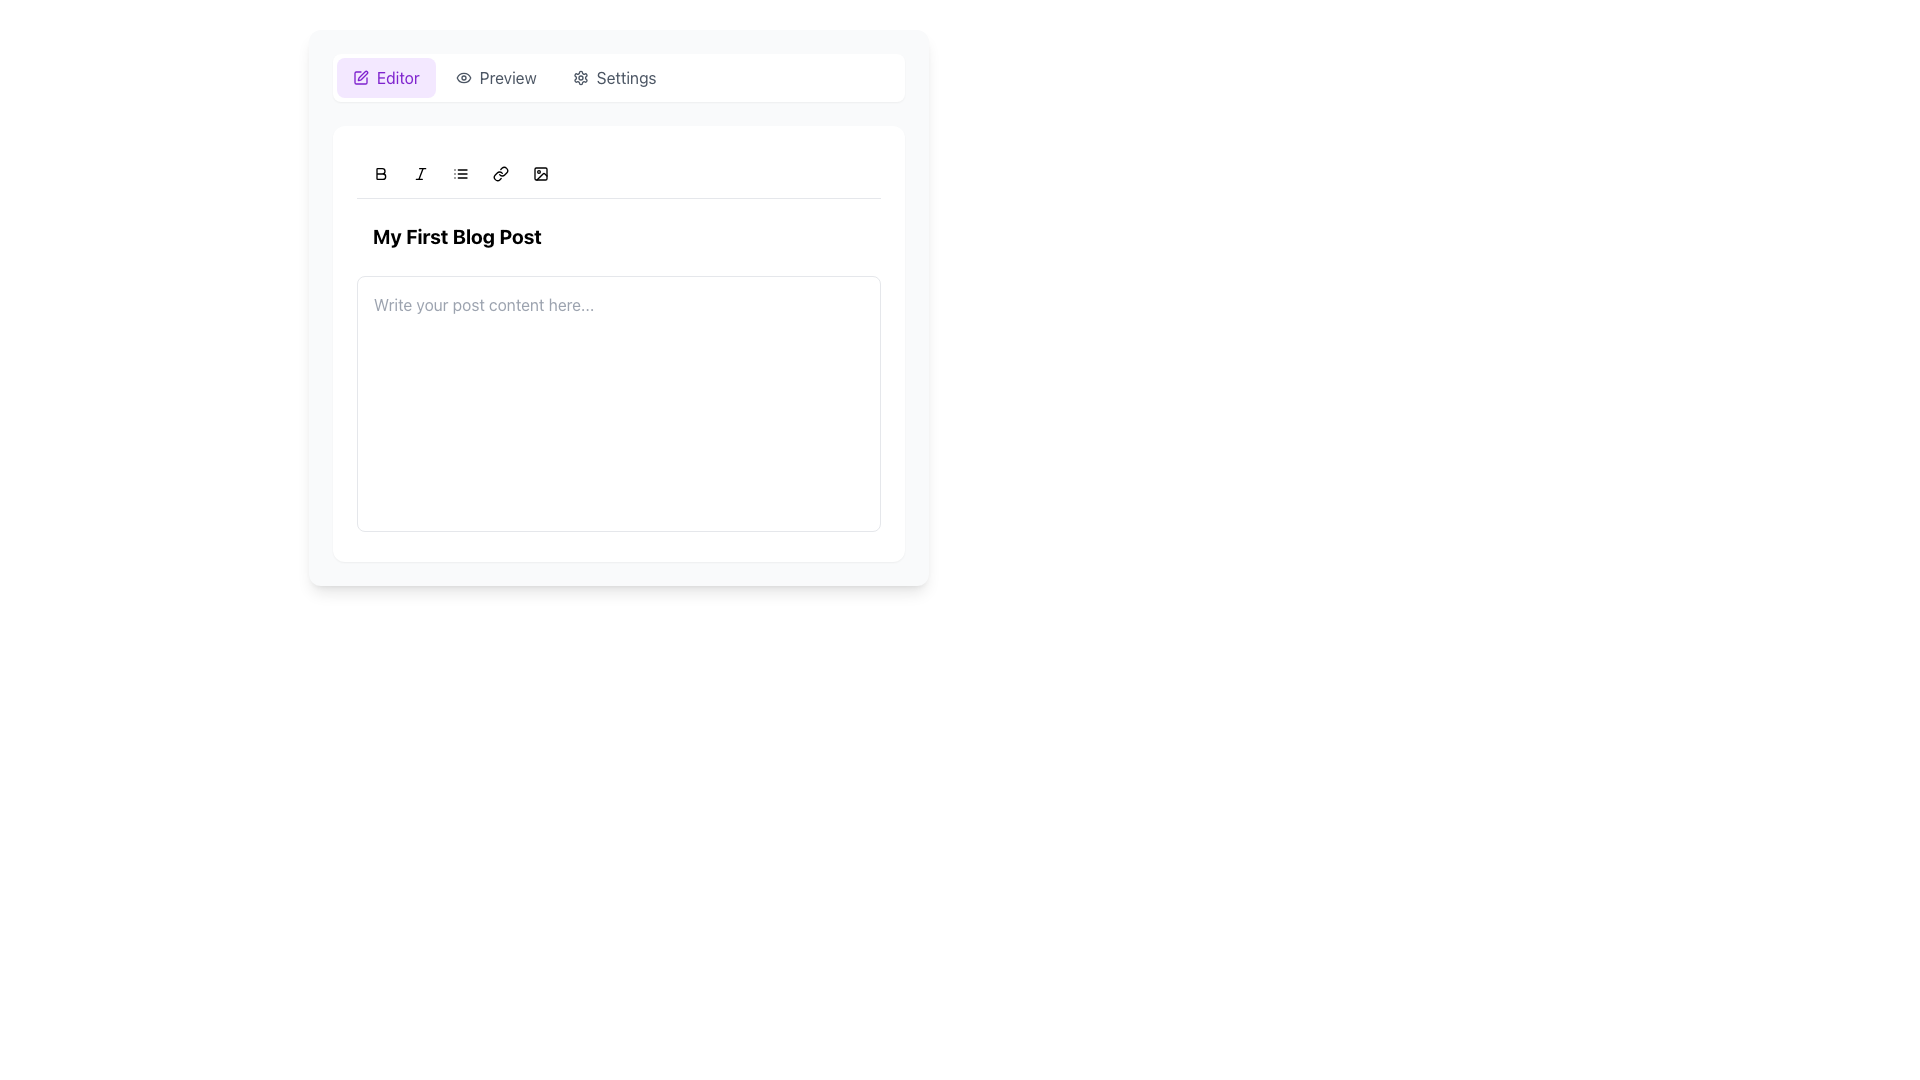 This screenshot has width=1920, height=1080. I want to click on the circular gear-like icon associated with settings, located to the left of the text 'Settings' in the top-right section of the interface, so click(579, 76).